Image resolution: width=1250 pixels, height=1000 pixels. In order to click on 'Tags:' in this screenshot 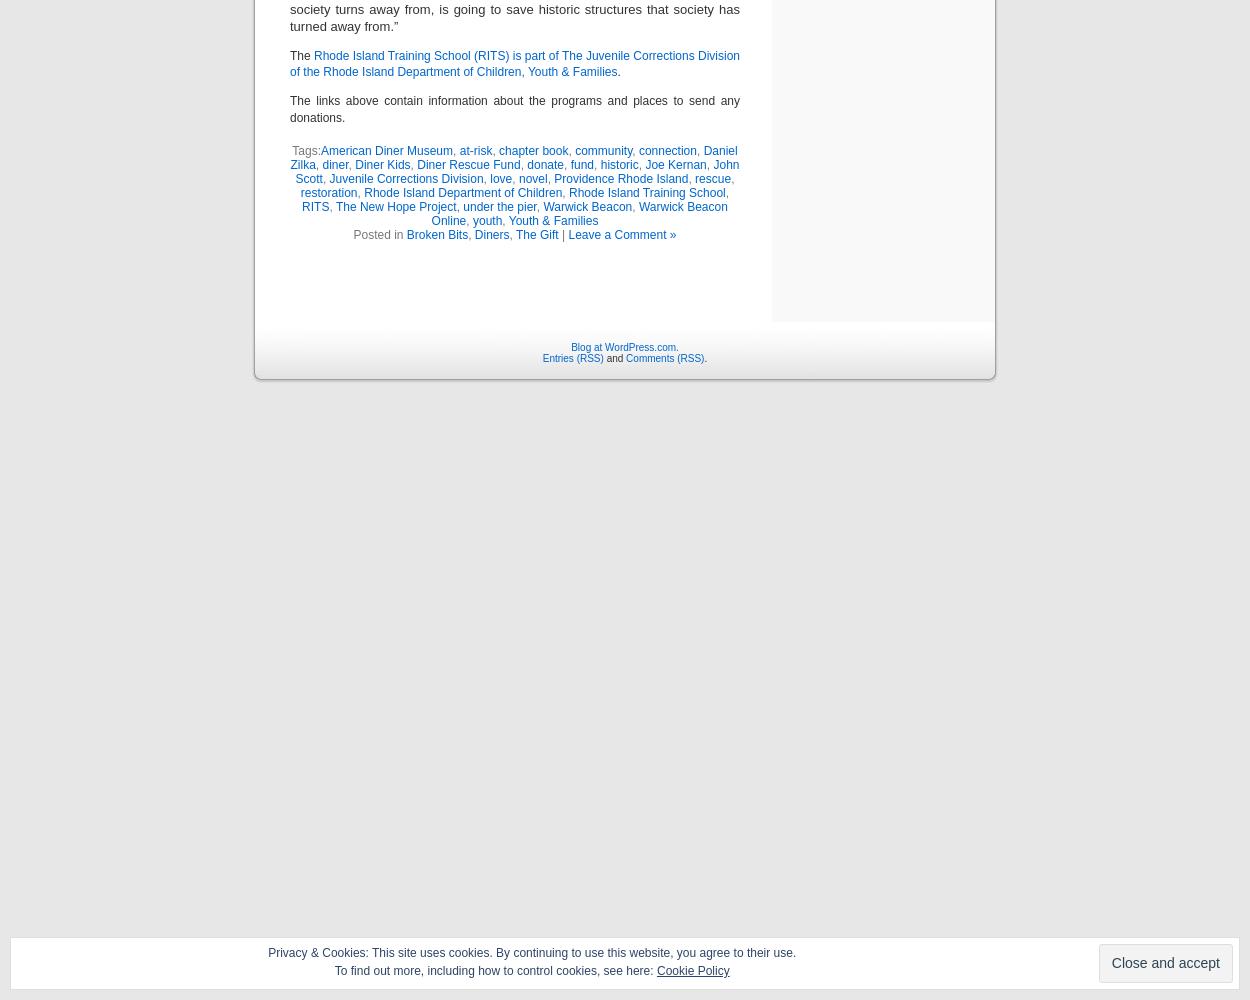, I will do `click(292, 150)`.